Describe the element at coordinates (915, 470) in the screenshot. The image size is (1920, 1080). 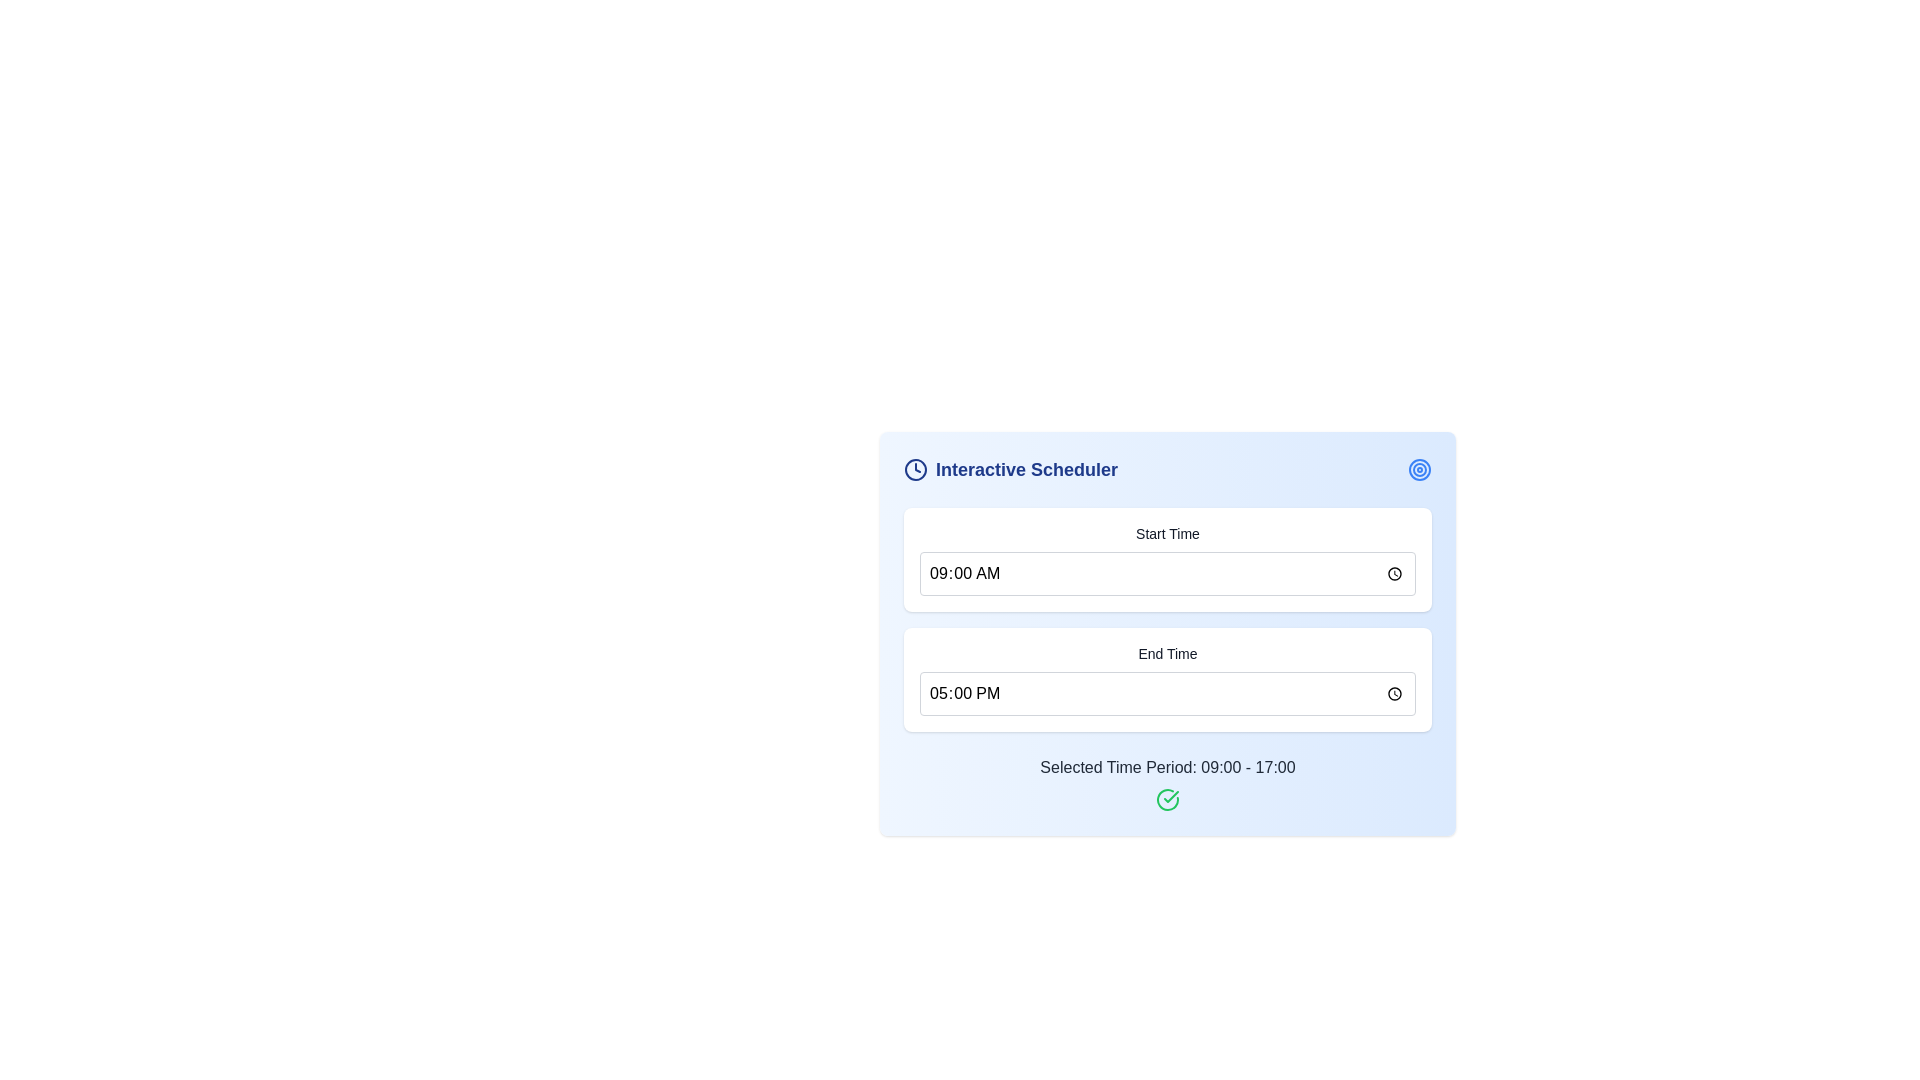
I see `the SVG circle that represents the clock icon, which is located in the top-left area of the content card next to the 'Interactive Scheduler' text` at that location.